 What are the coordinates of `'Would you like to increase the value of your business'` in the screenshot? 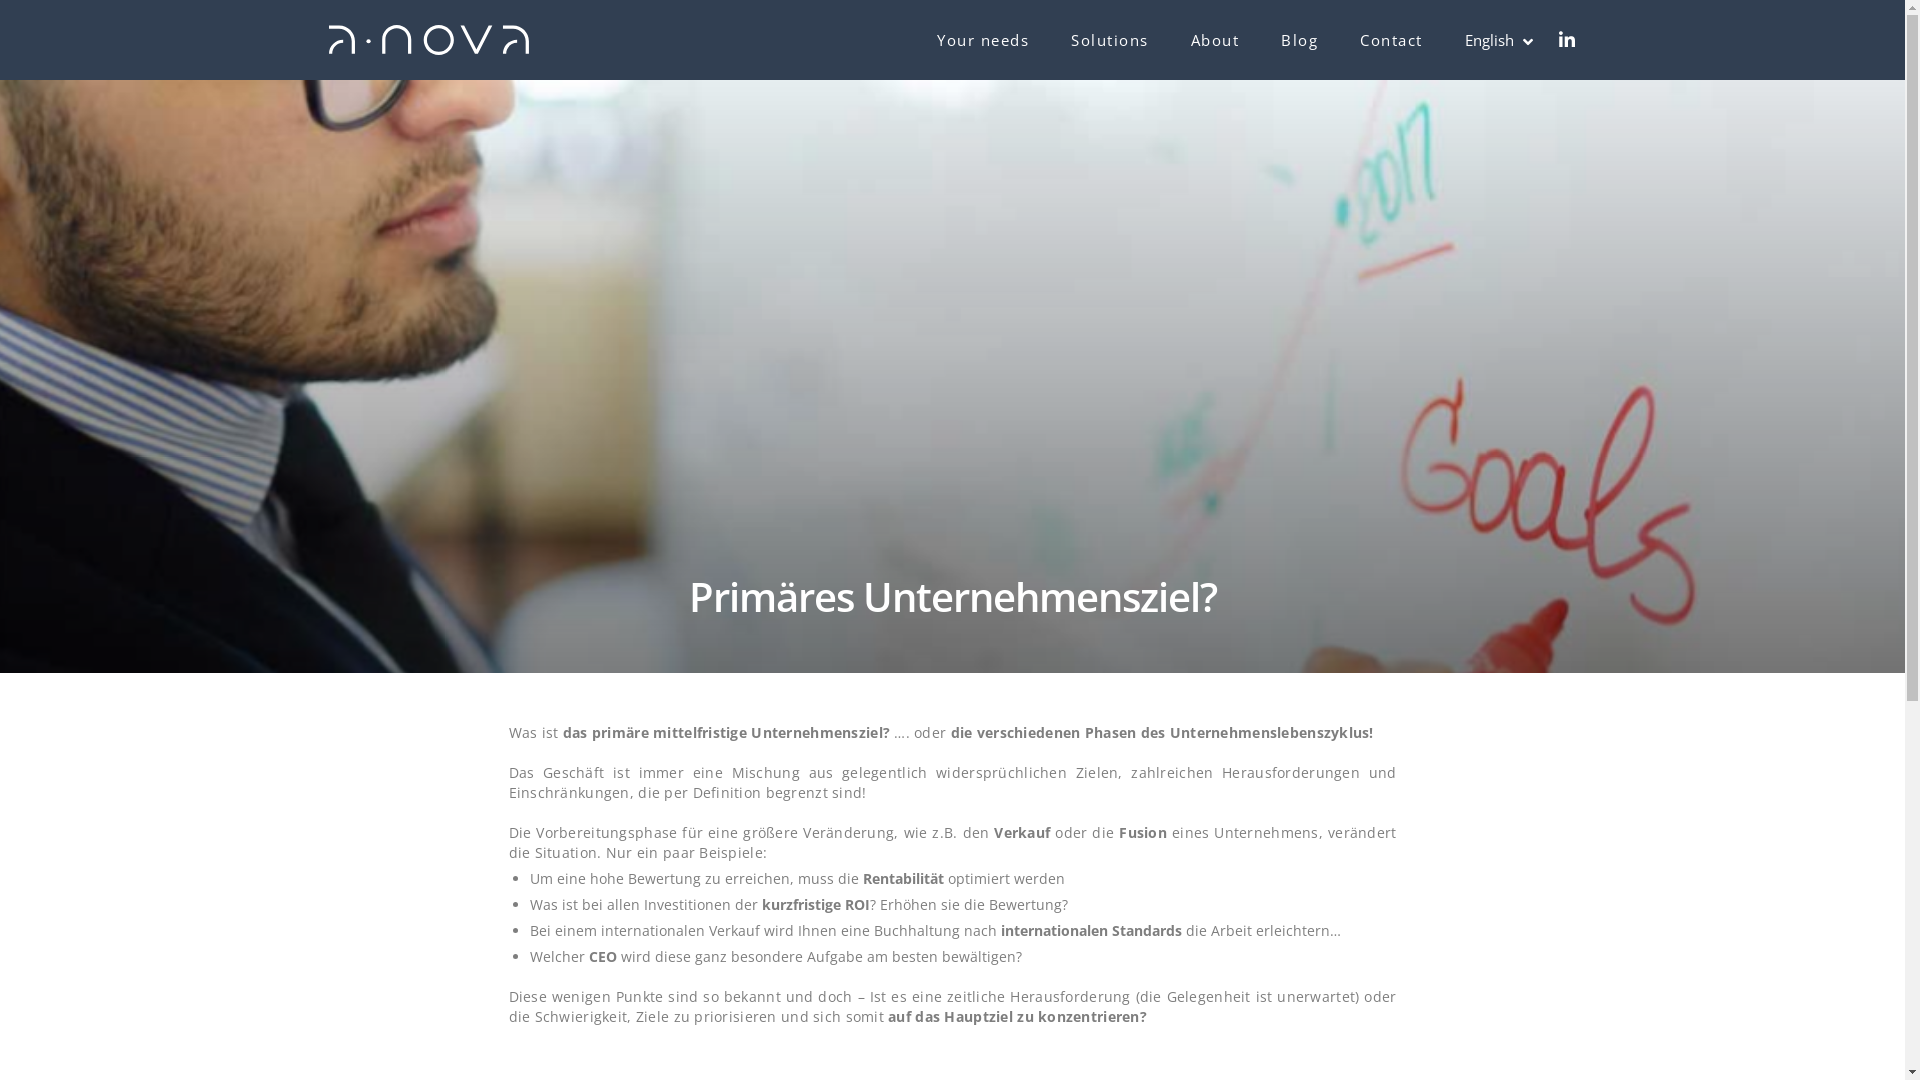 It's located at (968, 716).